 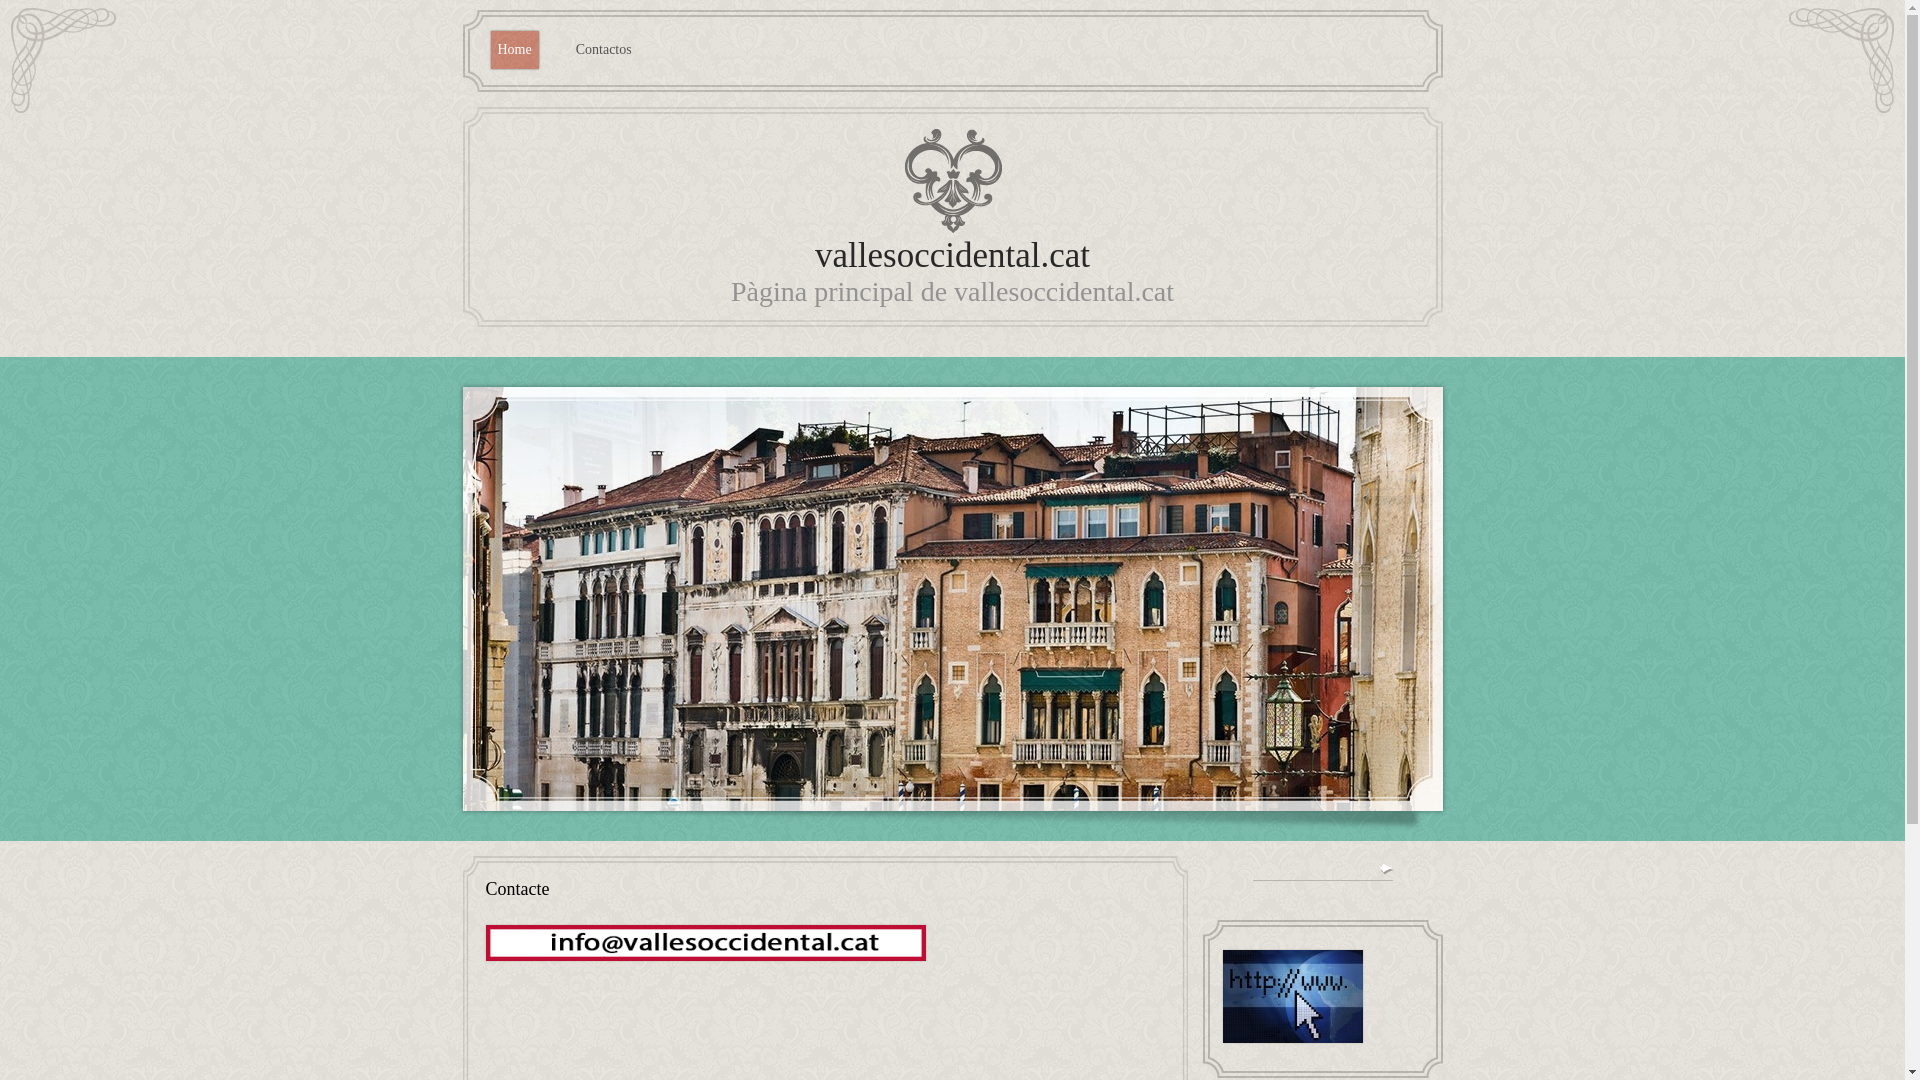 What do you see at coordinates (951, 254) in the screenshot?
I see `'vallesoccidental.cat'` at bounding box center [951, 254].